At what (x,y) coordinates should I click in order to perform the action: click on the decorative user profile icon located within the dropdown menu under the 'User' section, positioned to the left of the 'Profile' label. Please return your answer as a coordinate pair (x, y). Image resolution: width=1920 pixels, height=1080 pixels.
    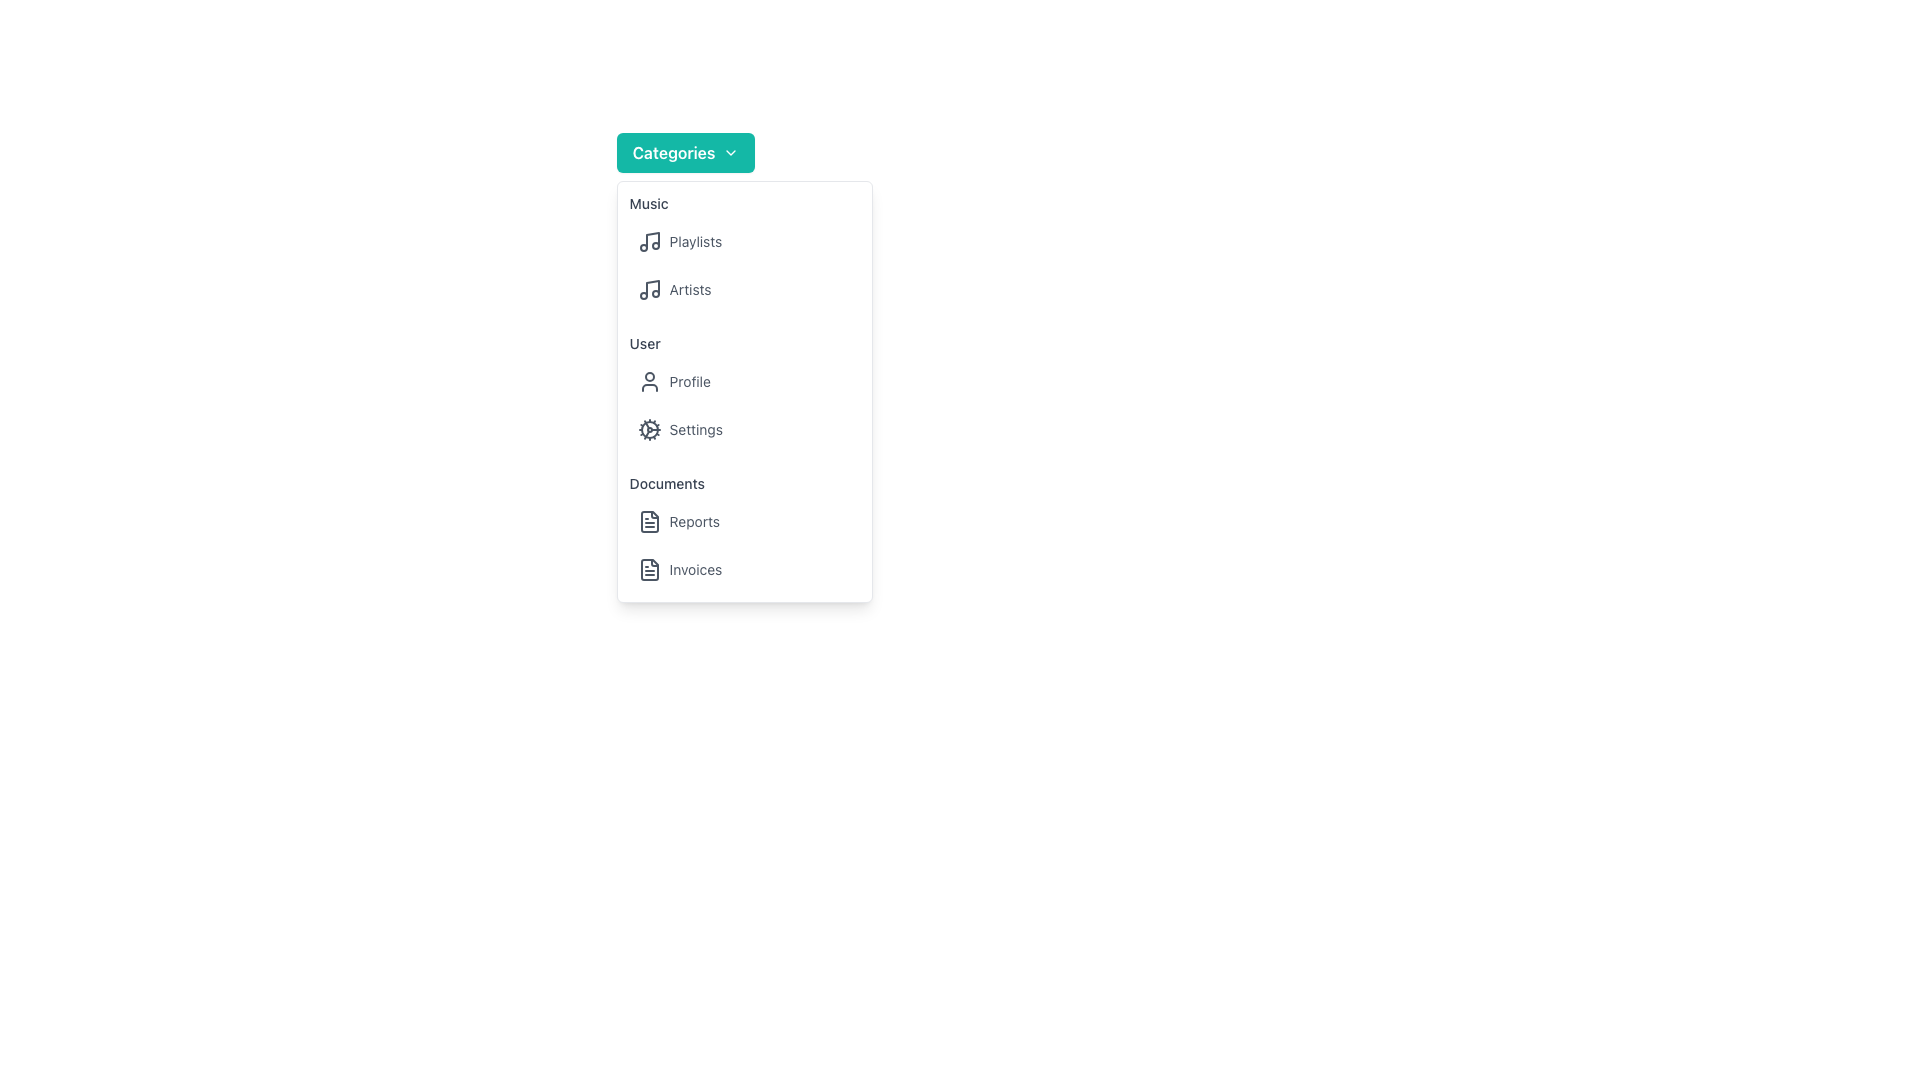
    Looking at the image, I should click on (649, 381).